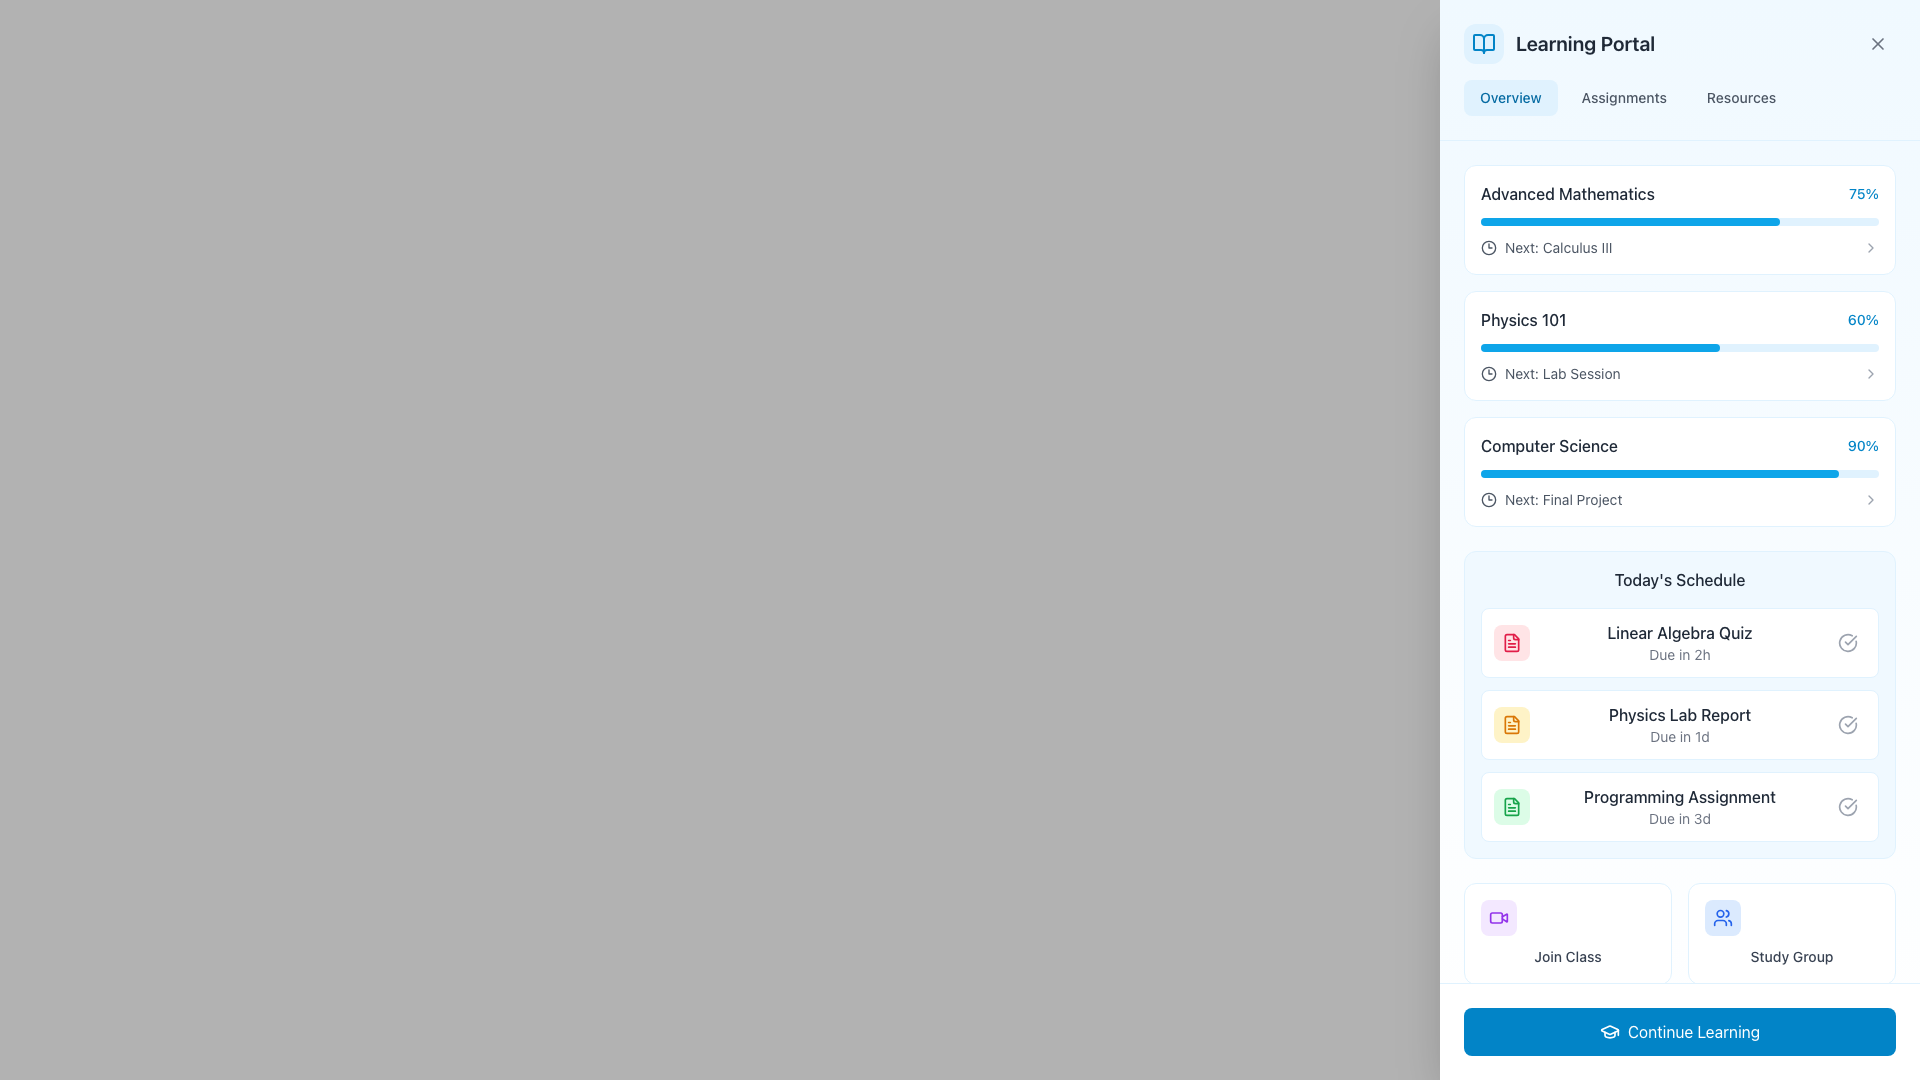  Describe the element at coordinates (1680, 655) in the screenshot. I see `the text label displaying 'Due in 2h', which is located beneath the 'Linear Algebra Quiz' text and aligned within the 'Today’s Schedule' section` at that location.